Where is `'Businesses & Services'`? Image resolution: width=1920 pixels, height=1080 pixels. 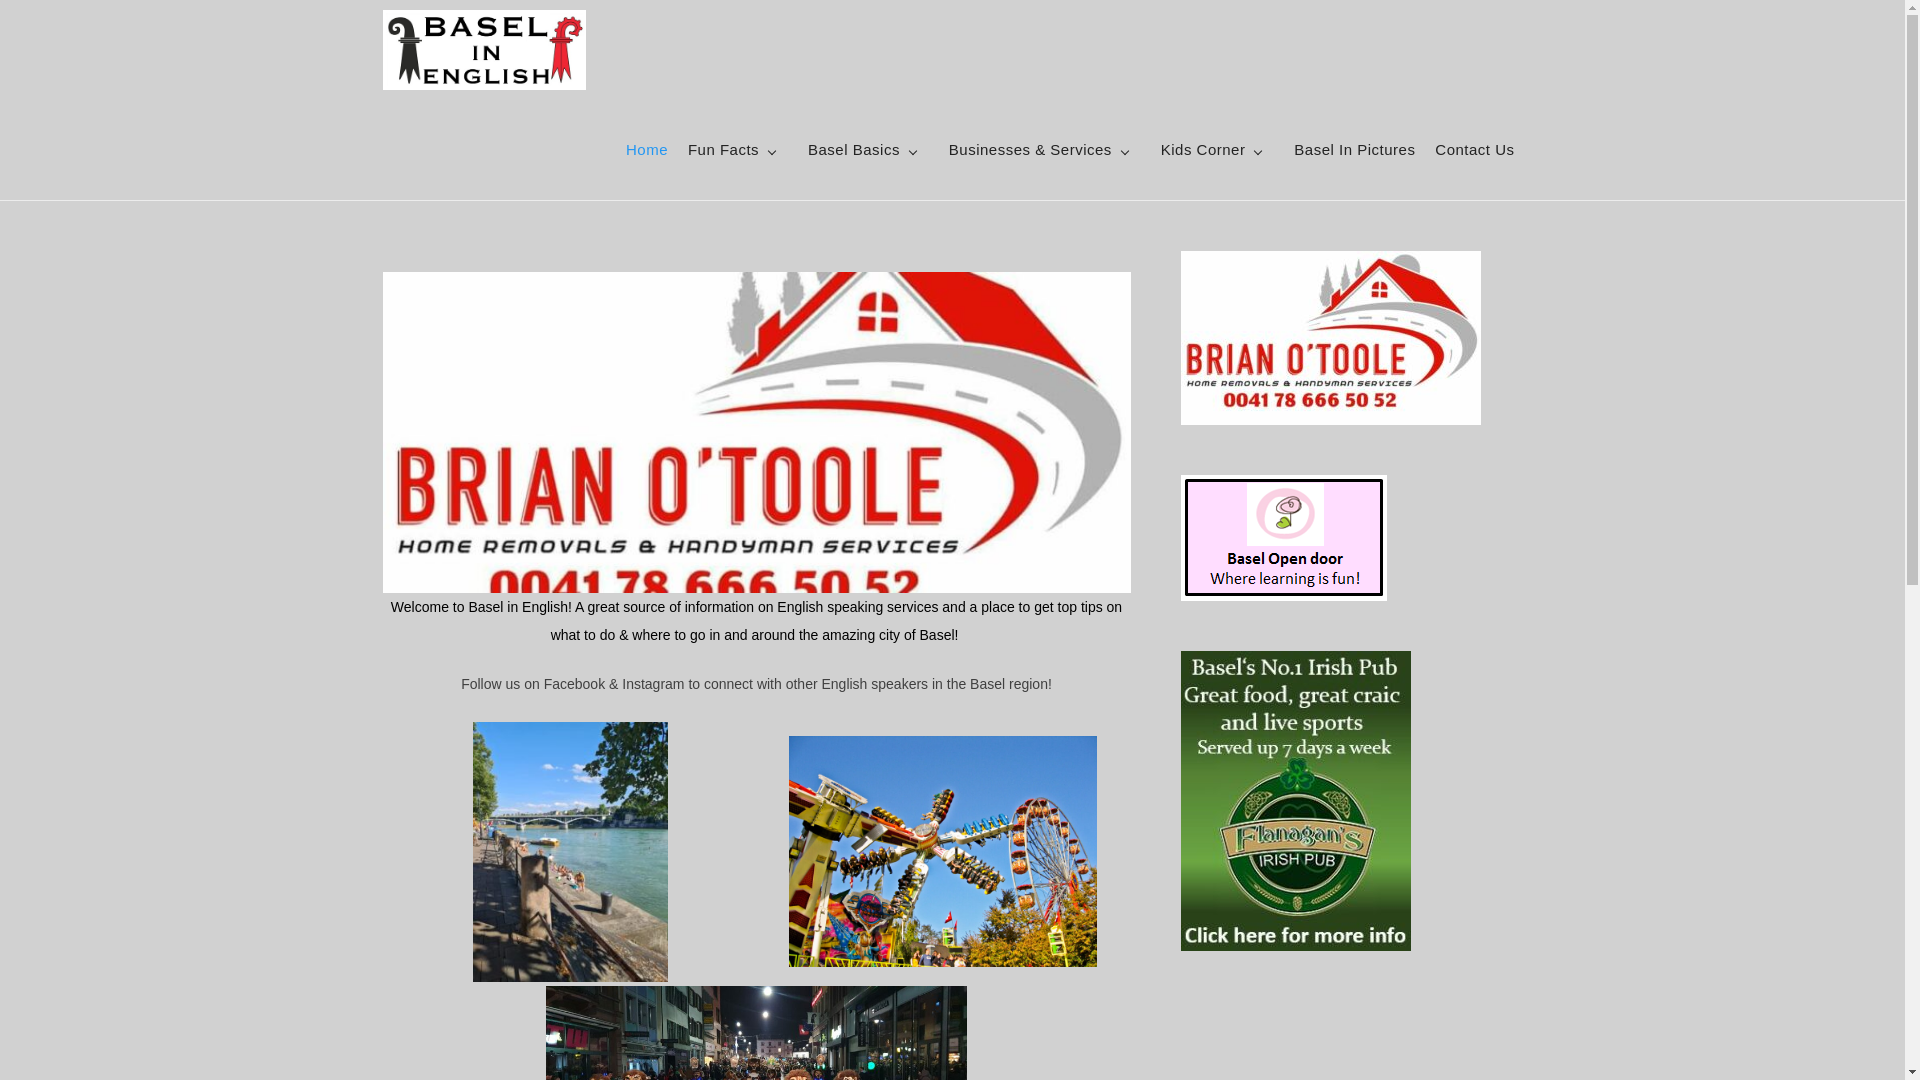
'Businesses & Services' is located at coordinates (939, 149).